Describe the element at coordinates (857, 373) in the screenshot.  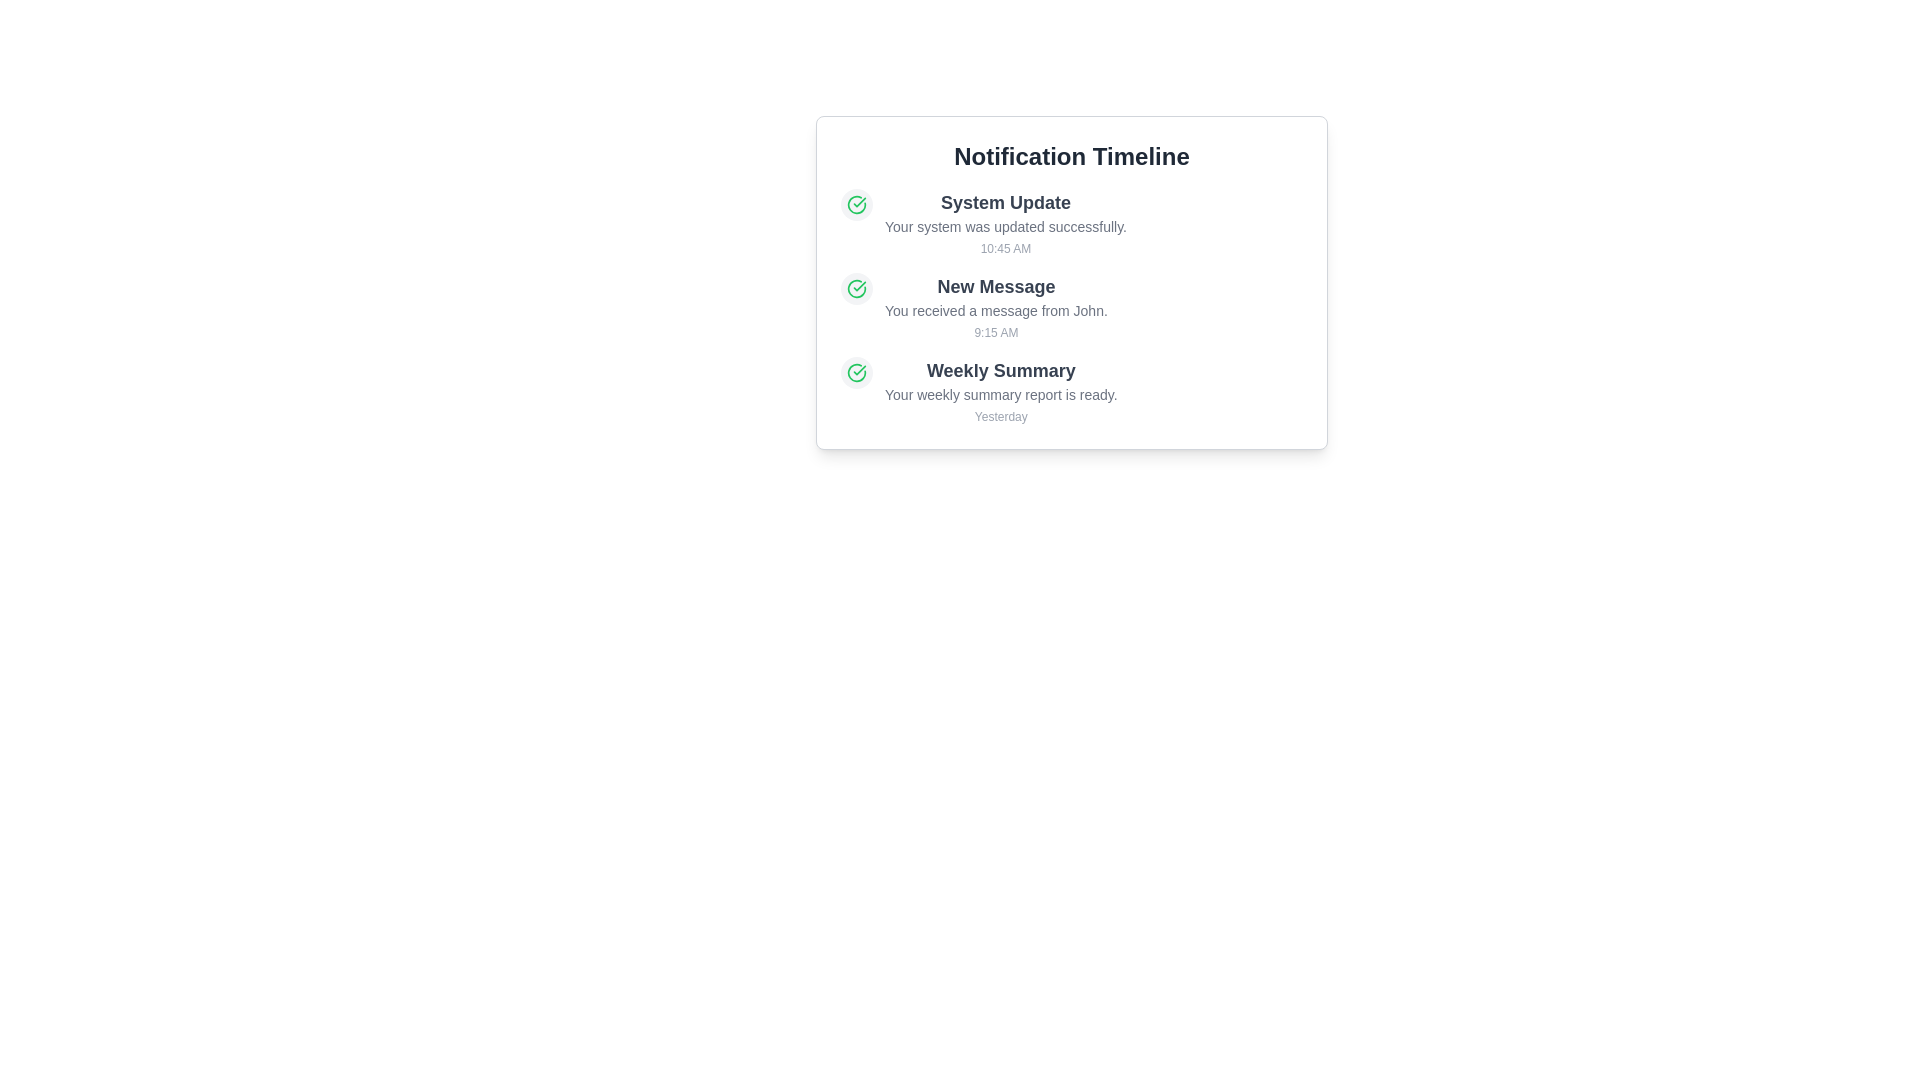
I see `the circular icon with a light gray background and a green check mark, located to the left of the 'Weekly Summary' text within the third notification item of the 'Notification Timeline' list` at that location.